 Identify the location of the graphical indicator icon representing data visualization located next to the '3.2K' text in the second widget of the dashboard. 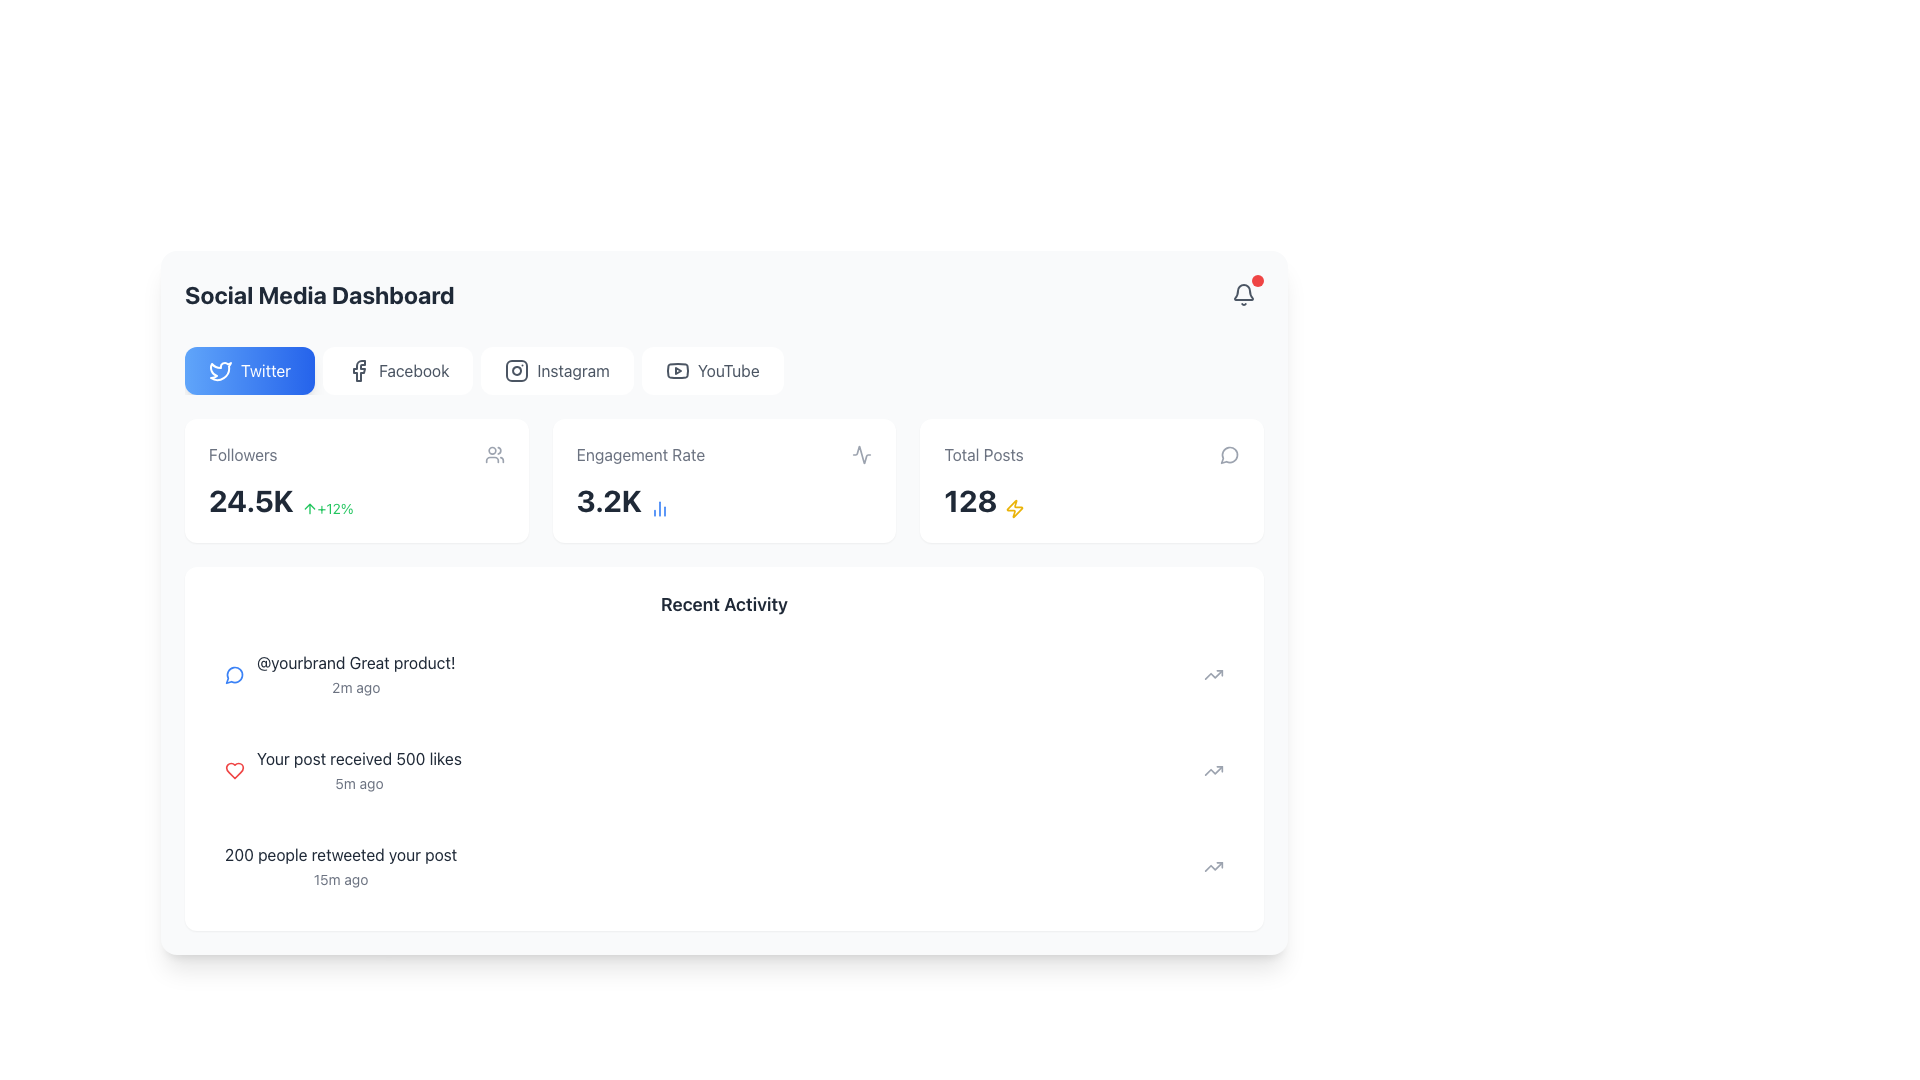
(659, 508).